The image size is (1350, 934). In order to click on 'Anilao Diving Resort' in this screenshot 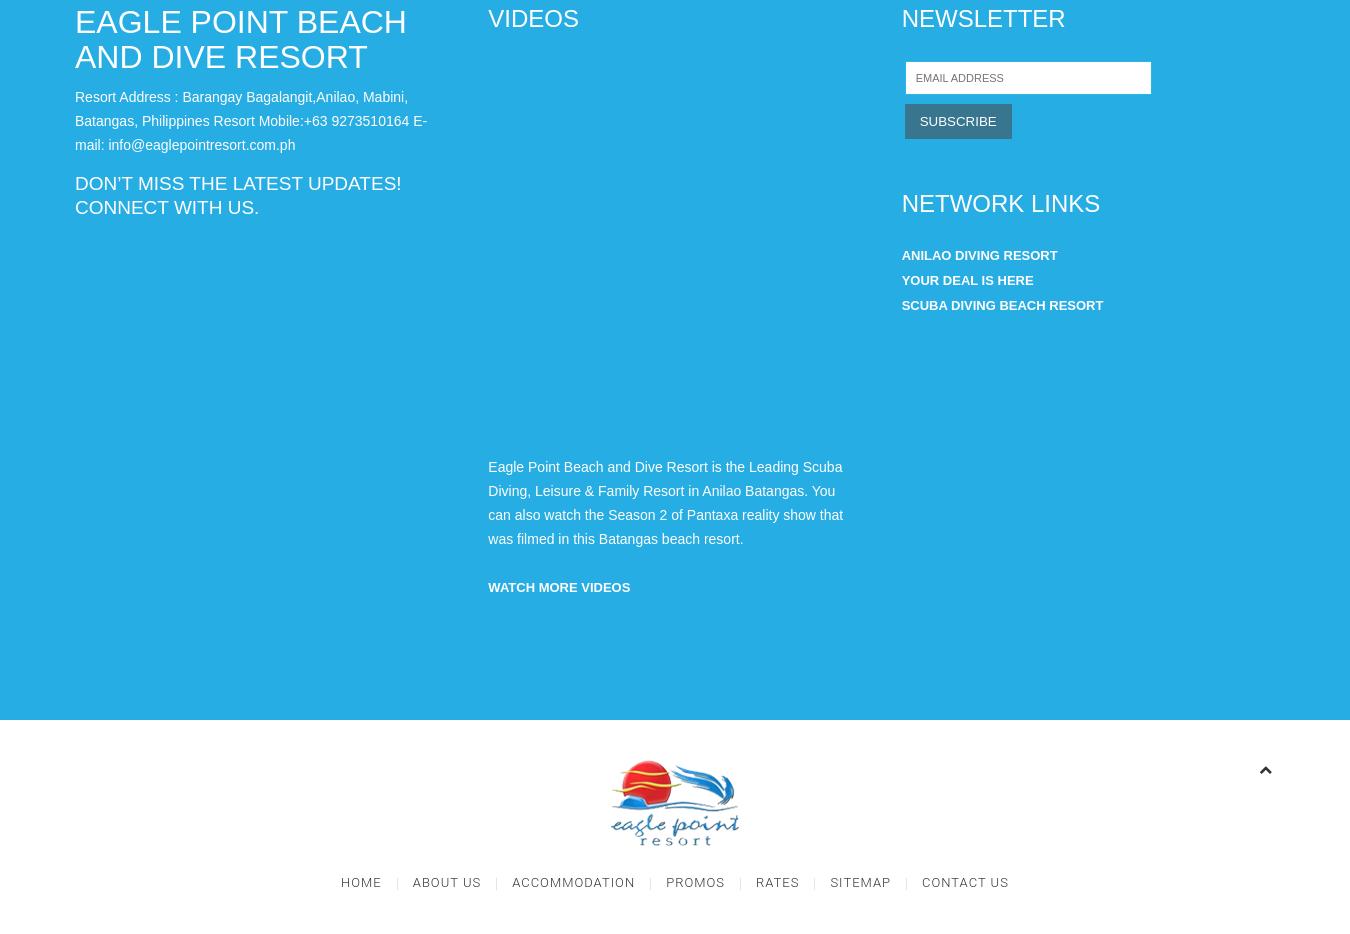, I will do `click(900, 255)`.